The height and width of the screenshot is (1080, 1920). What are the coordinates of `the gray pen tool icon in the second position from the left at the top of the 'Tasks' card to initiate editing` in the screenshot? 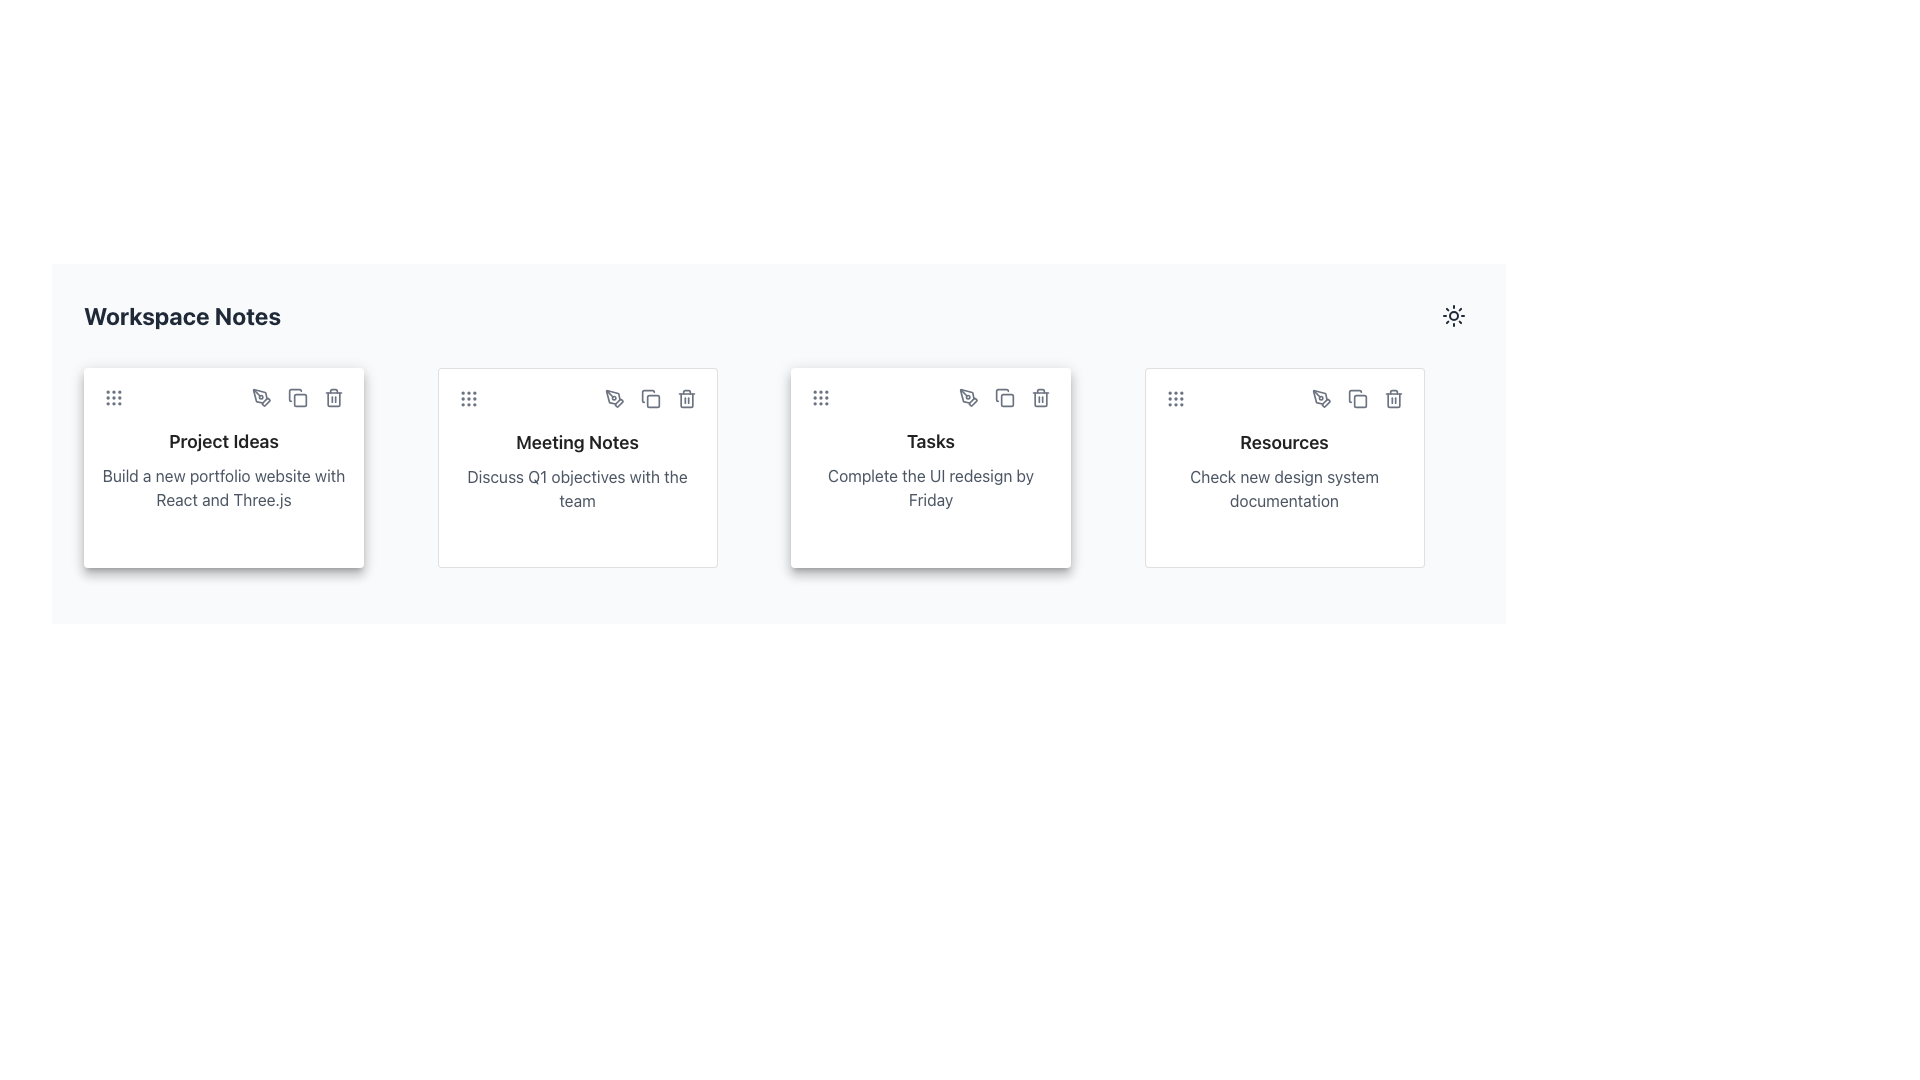 It's located at (969, 397).